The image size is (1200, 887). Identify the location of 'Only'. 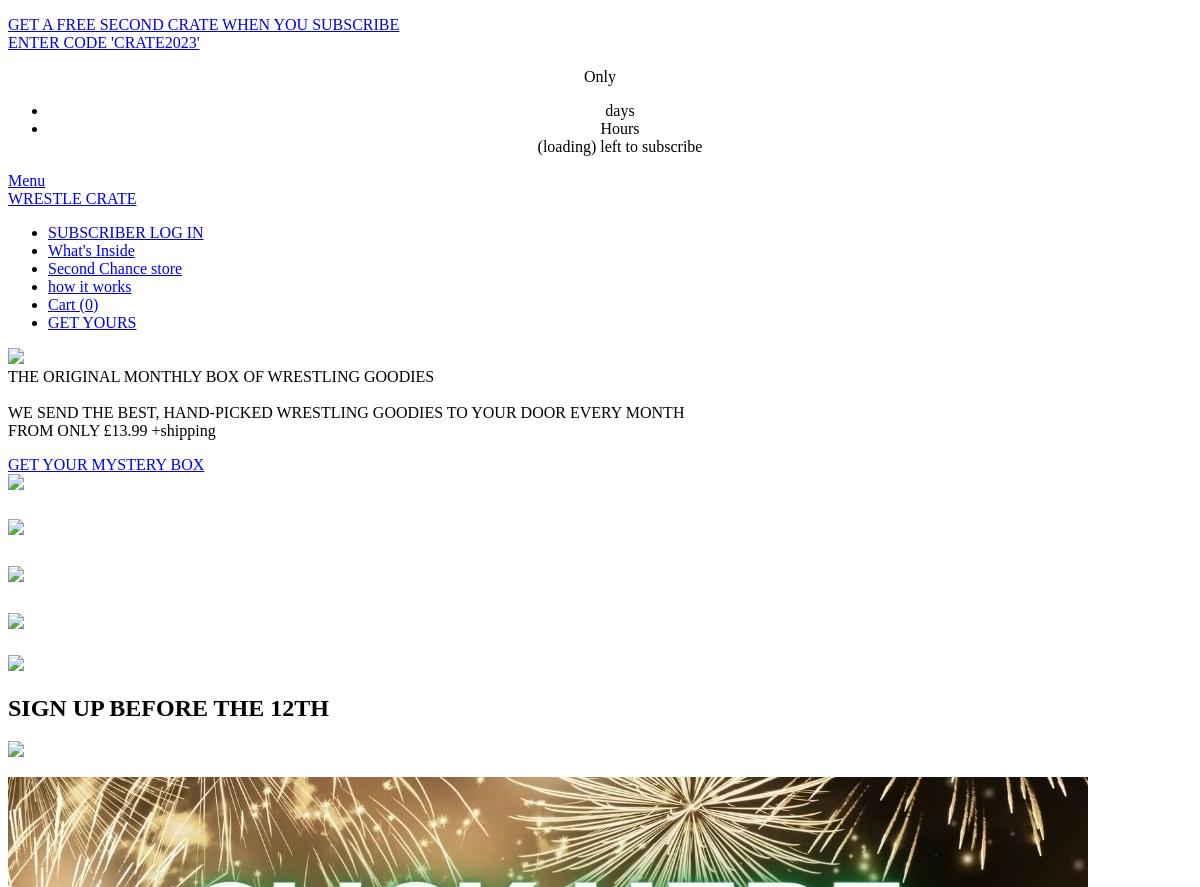
(600, 75).